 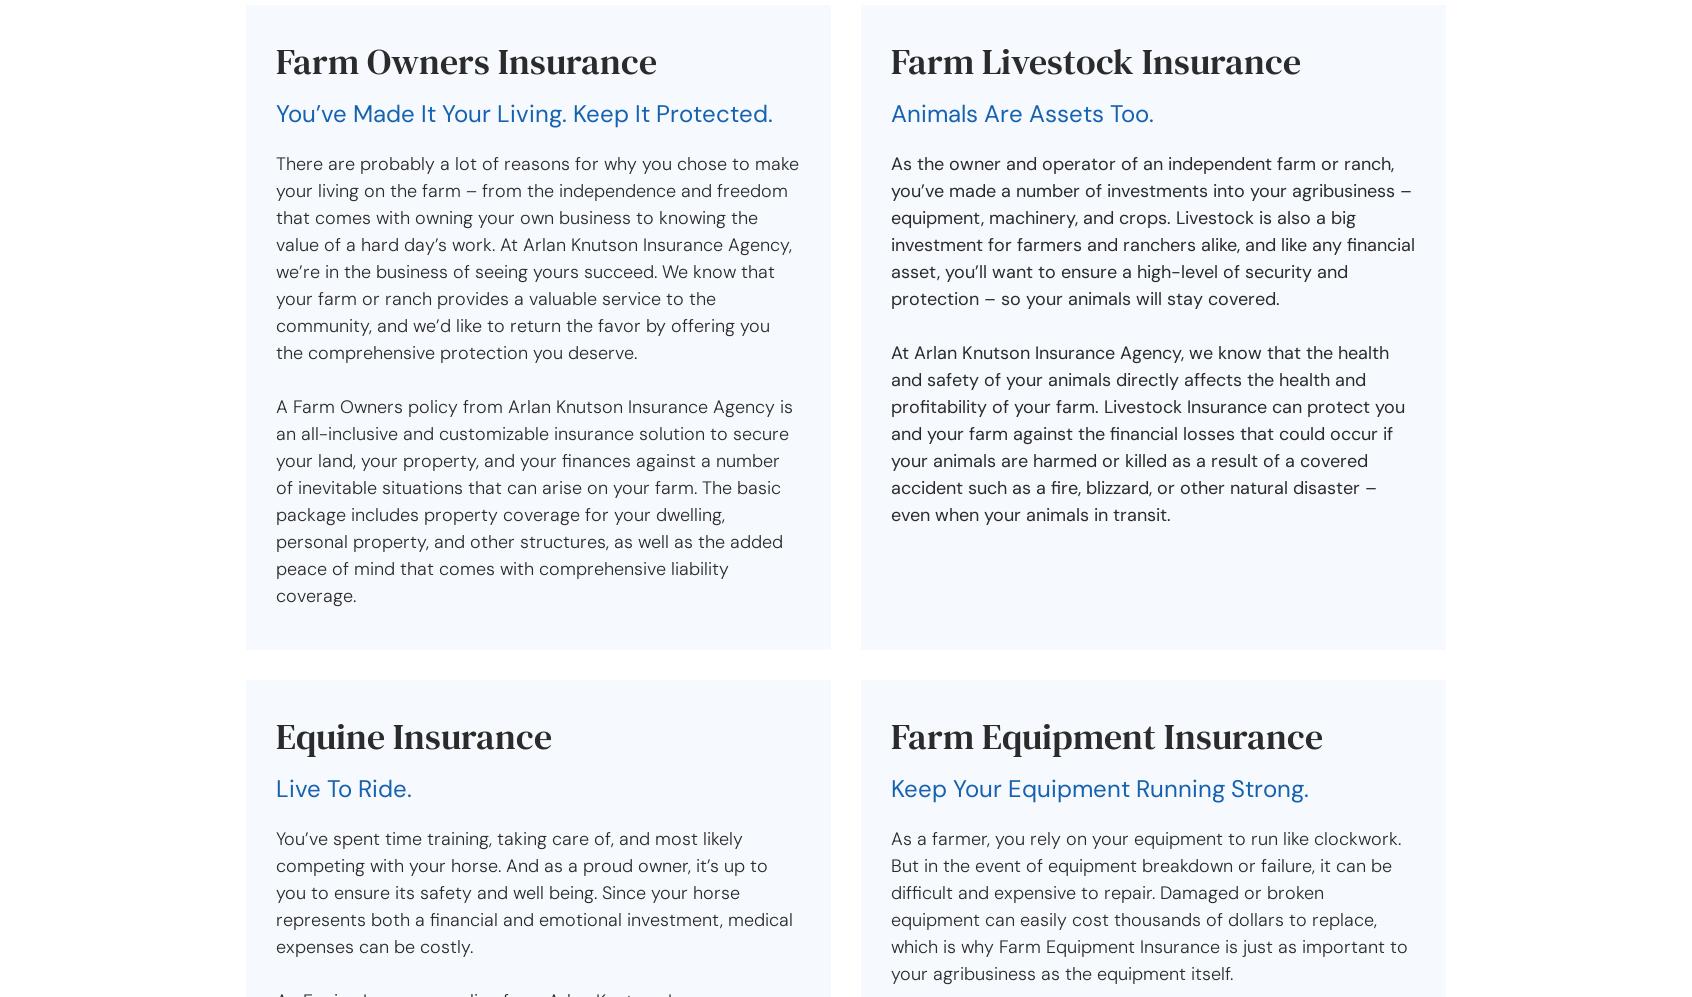 I want to click on 'Live To Ride.', so click(x=342, y=787).